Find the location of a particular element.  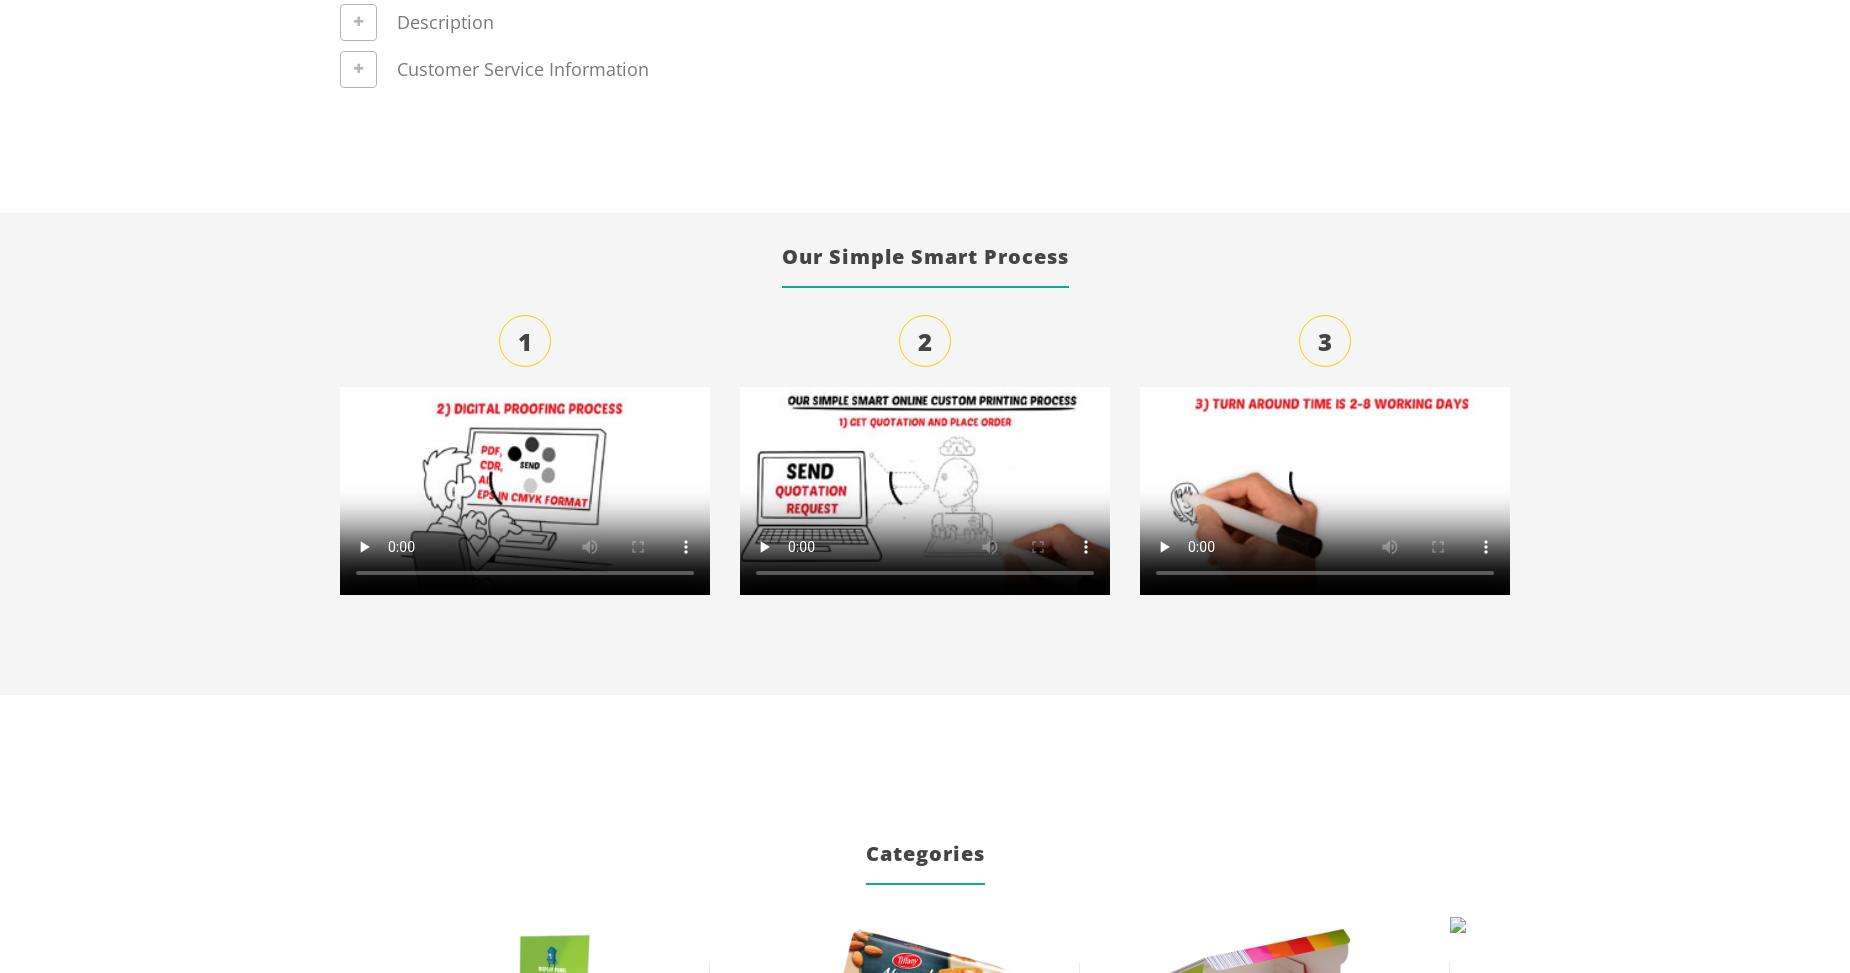

'If you are looking for the printing of' is located at coordinates (1524, 107).